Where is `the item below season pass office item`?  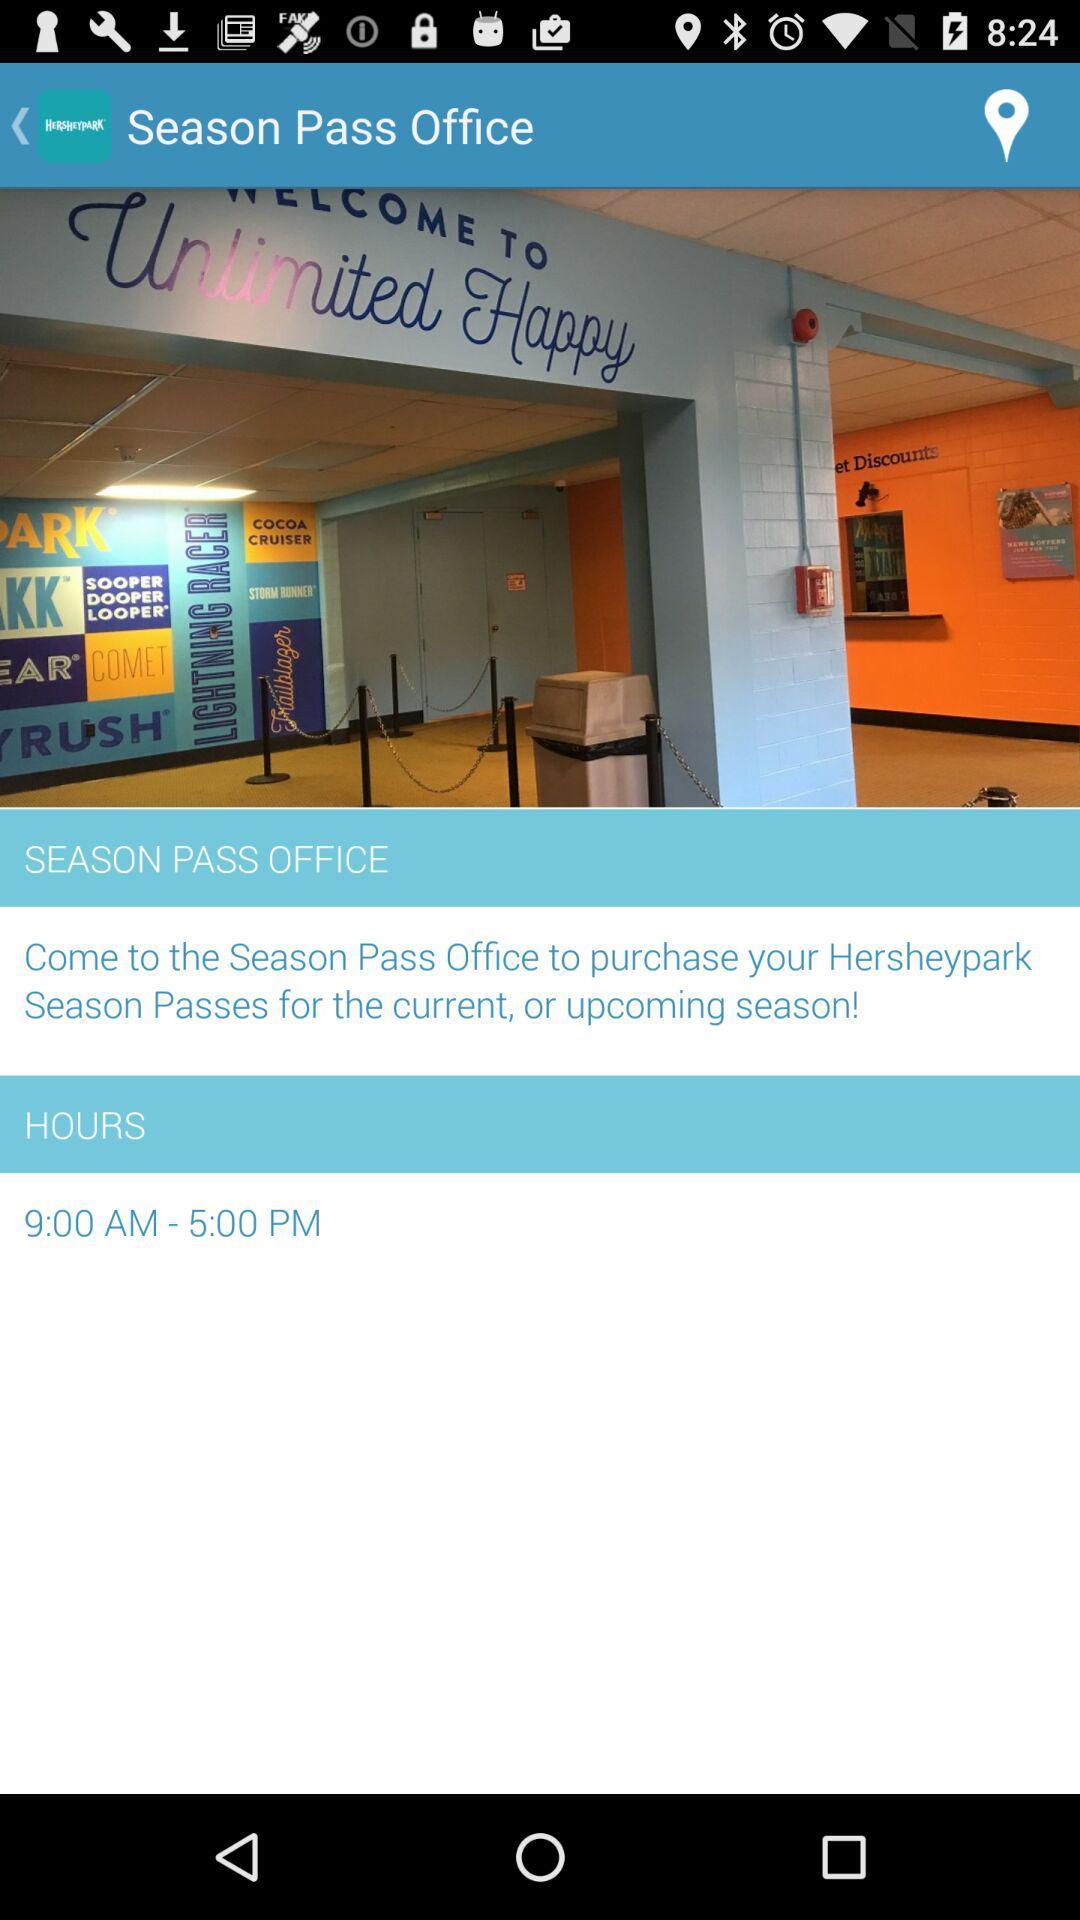
the item below season pass office item is located at coordinates (540, 991).